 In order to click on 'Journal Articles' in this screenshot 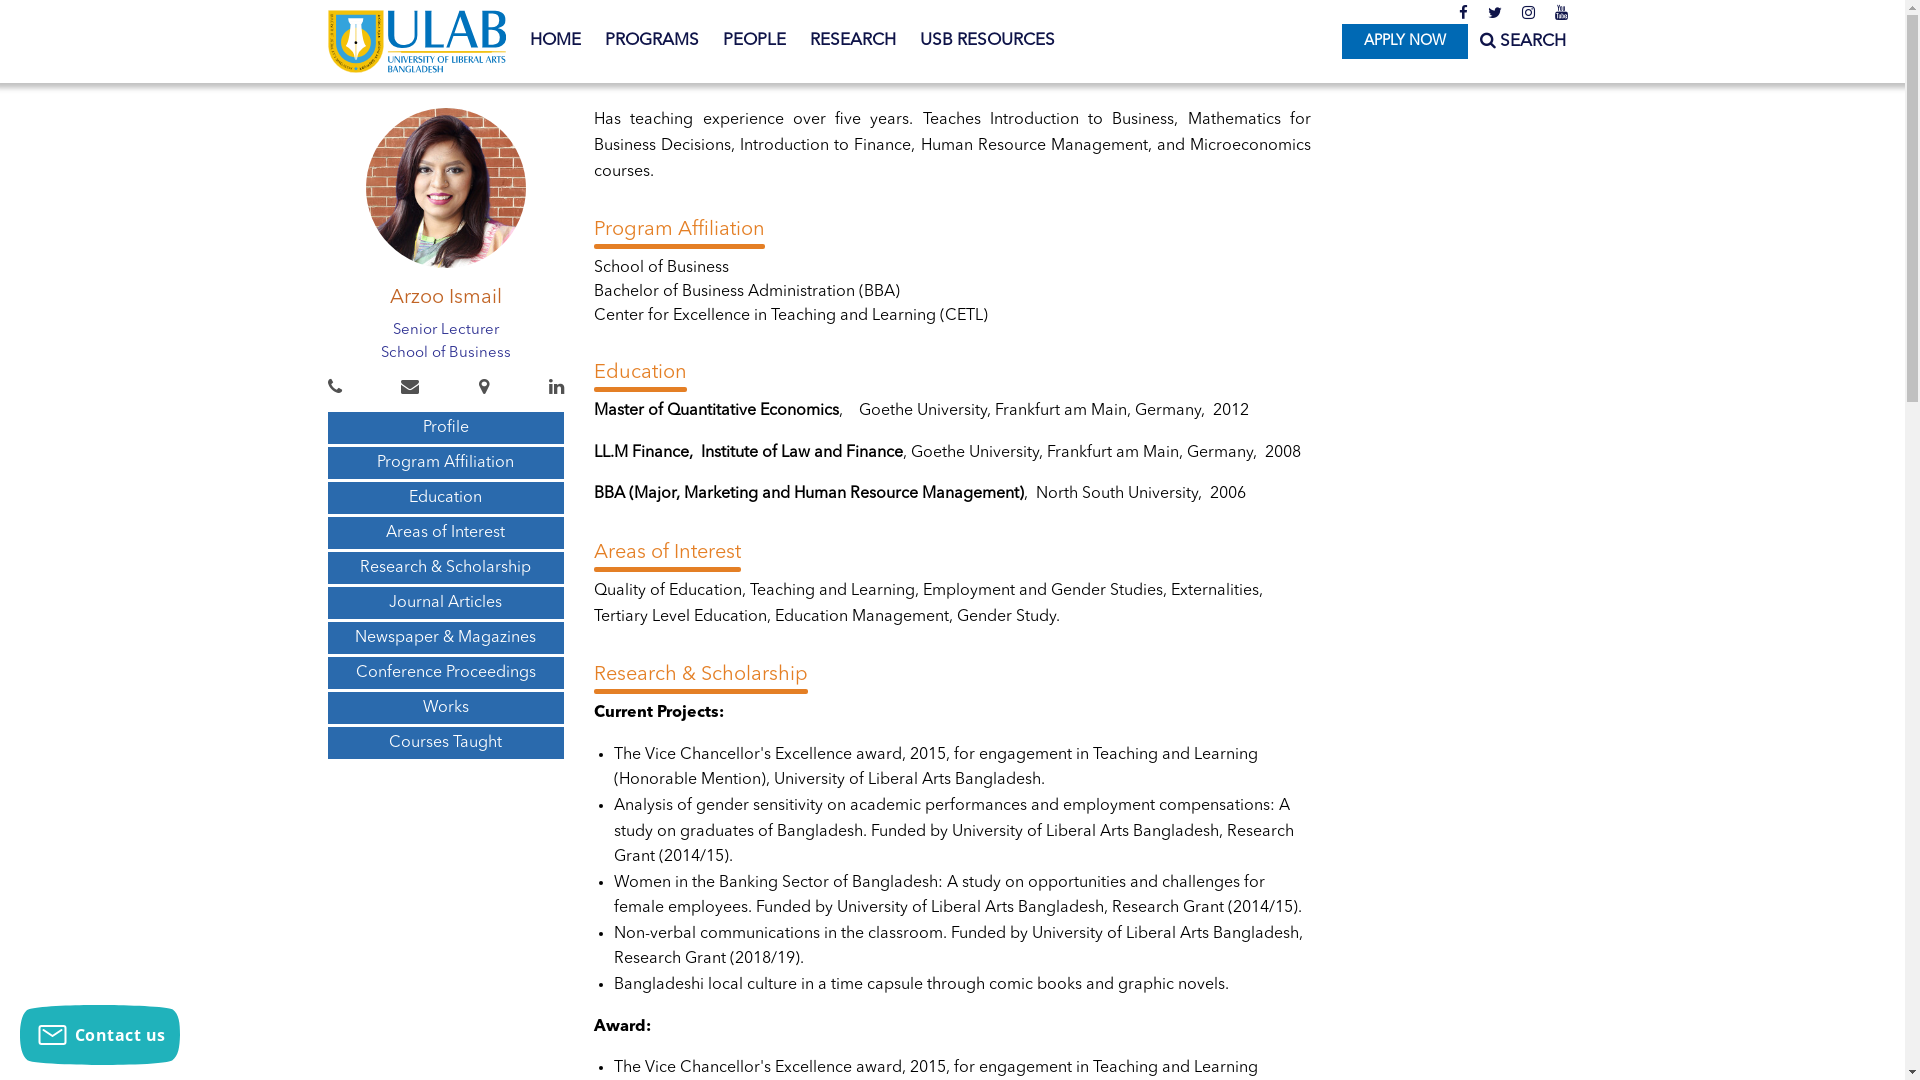, I will do `click(445, 601)`.